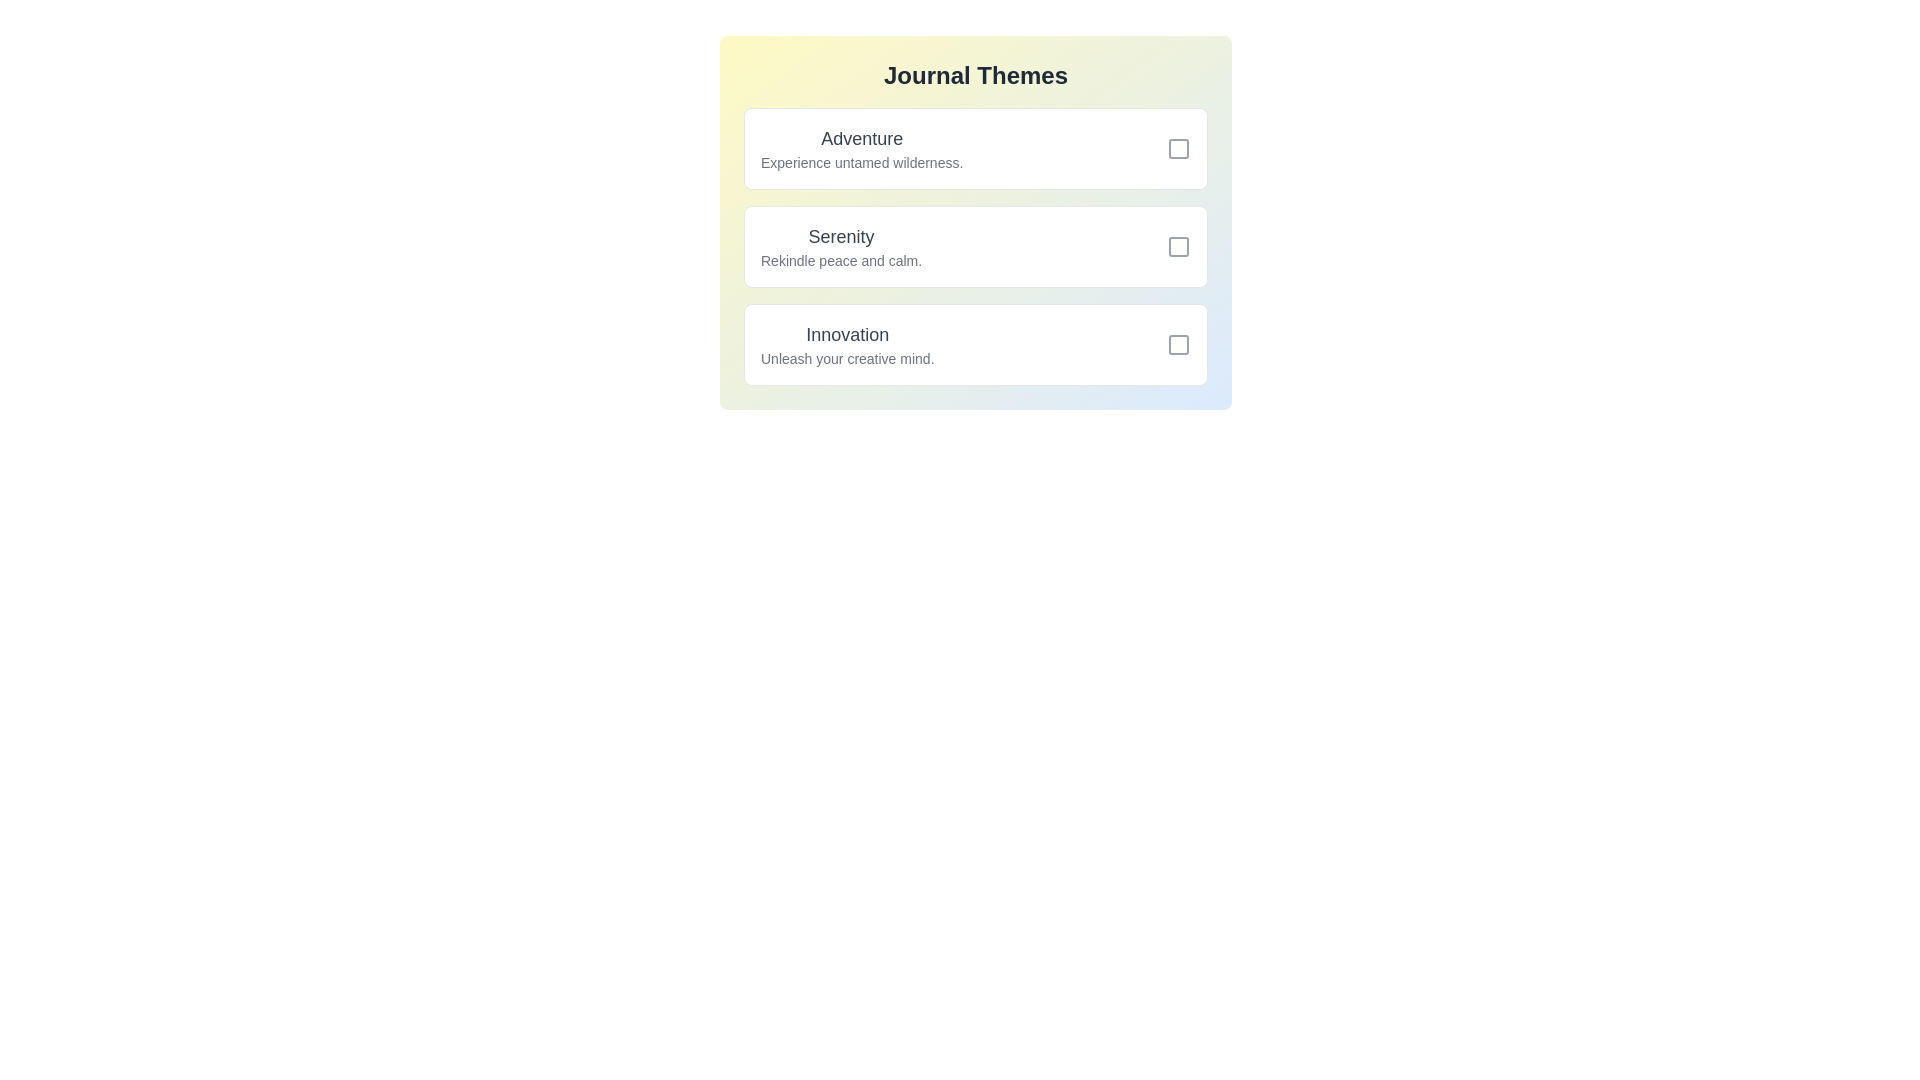  I want to click on static text element that displays 'Rekindle peace and calm.', which is styled in a small font and located below the title 'Serenity', so click(841, 260).